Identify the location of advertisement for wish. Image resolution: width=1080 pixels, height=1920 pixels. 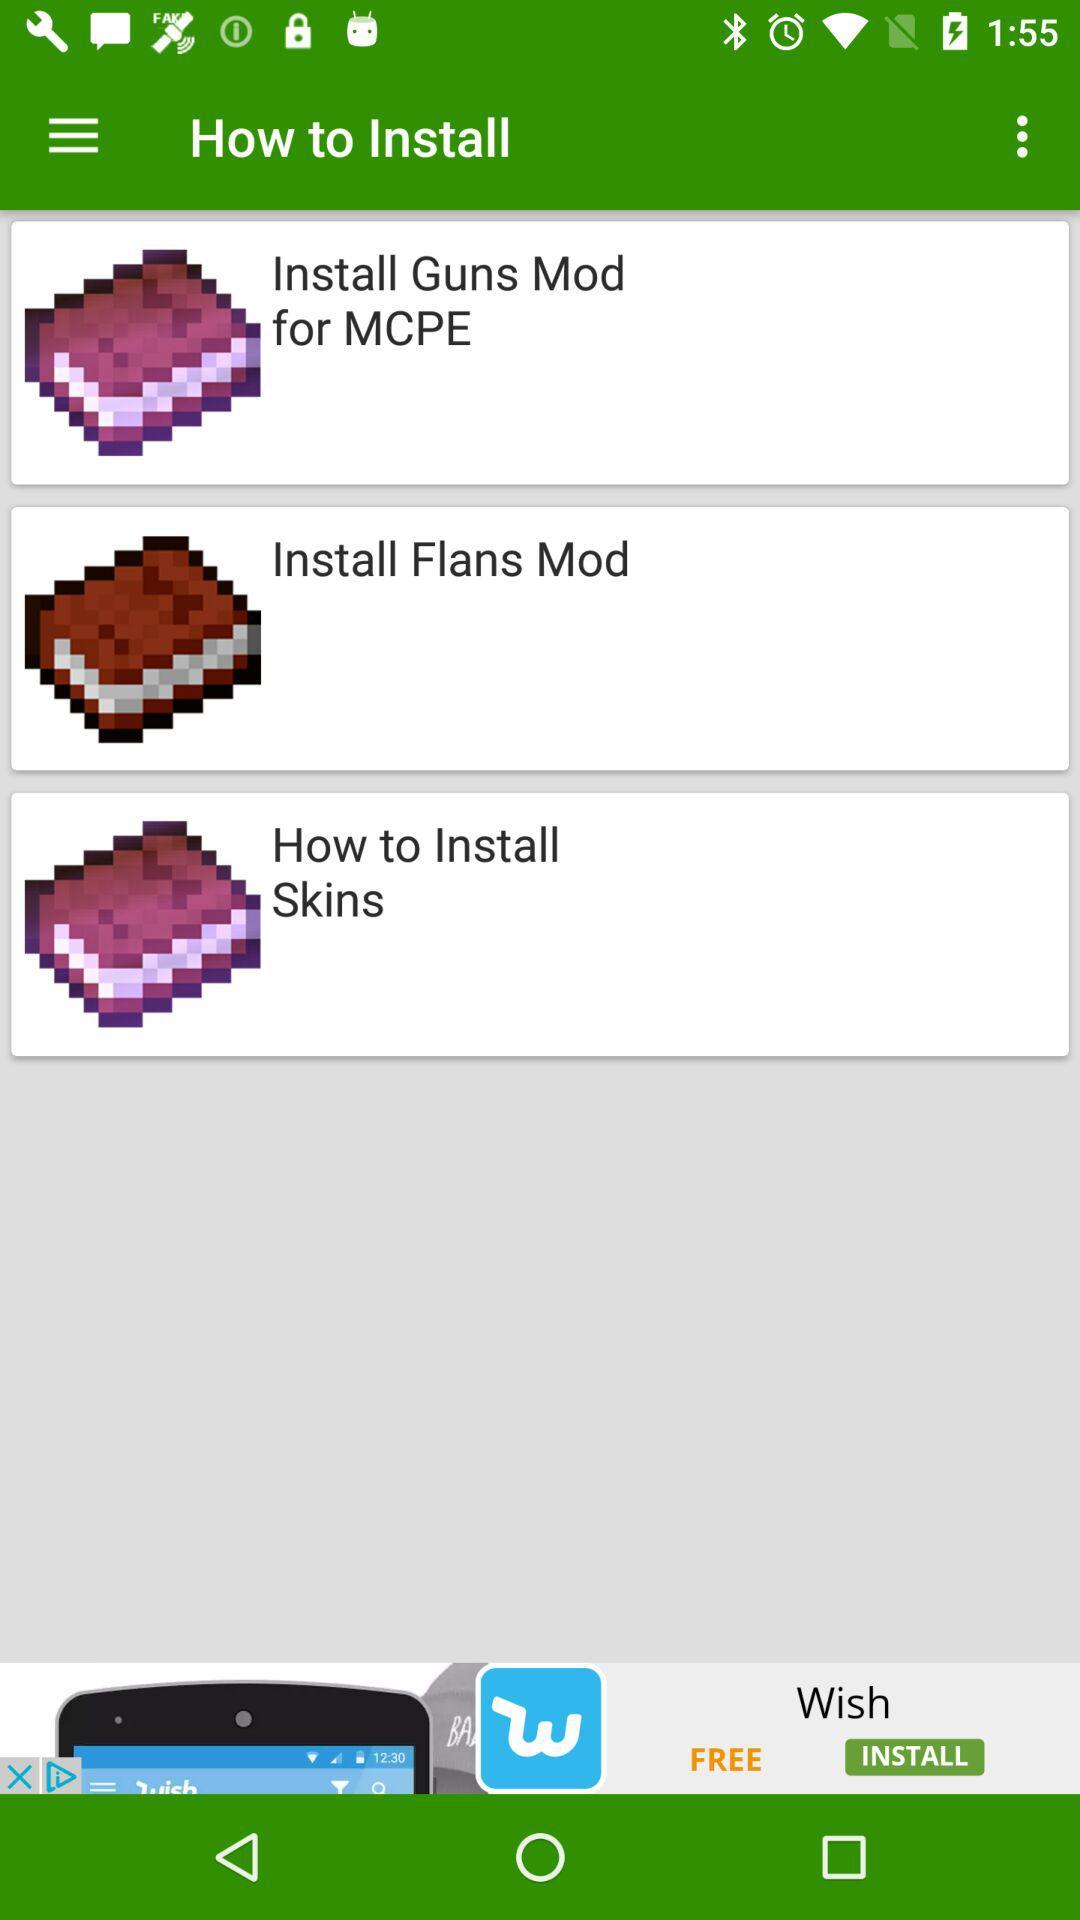
(540, 1727).